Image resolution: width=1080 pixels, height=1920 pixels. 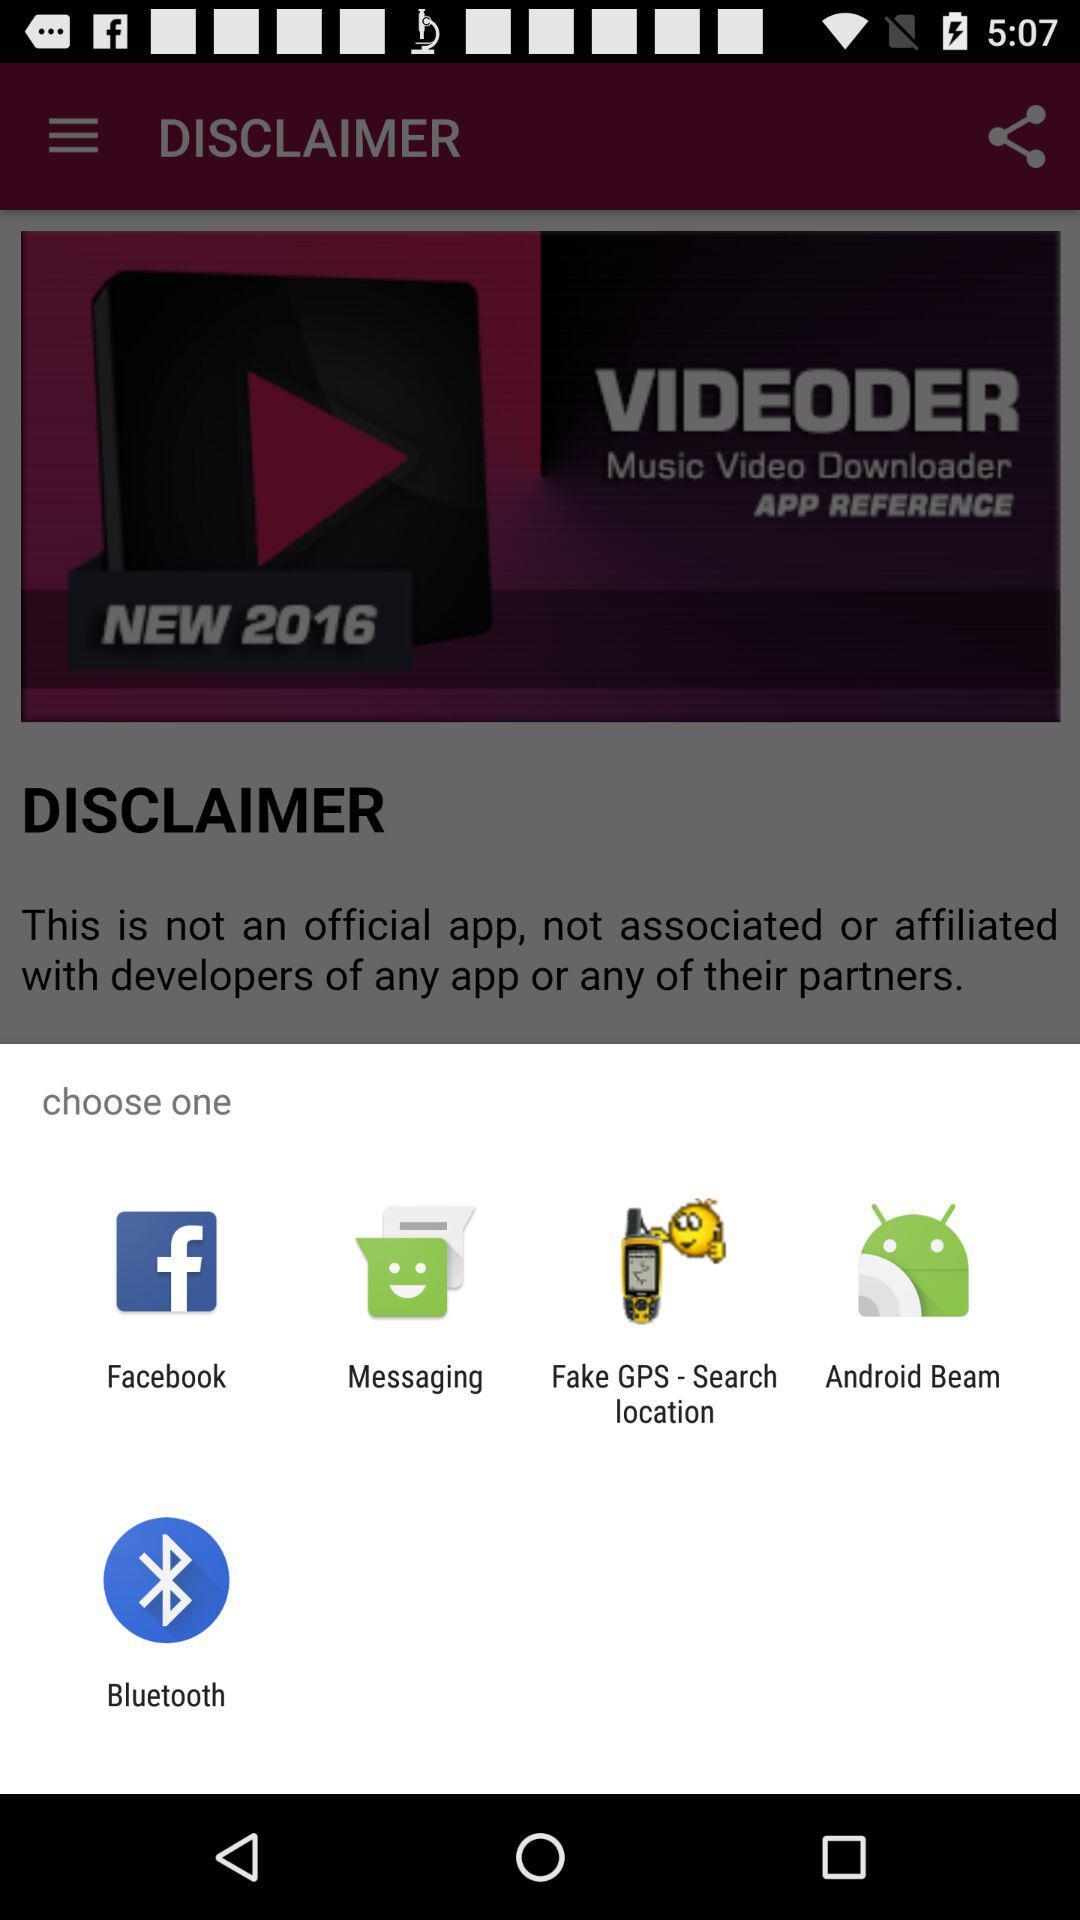 What do you see at coordinates (165, 1711) in the screenshot?
I see `the bluetooth app` at bounding box center [165, 1711].